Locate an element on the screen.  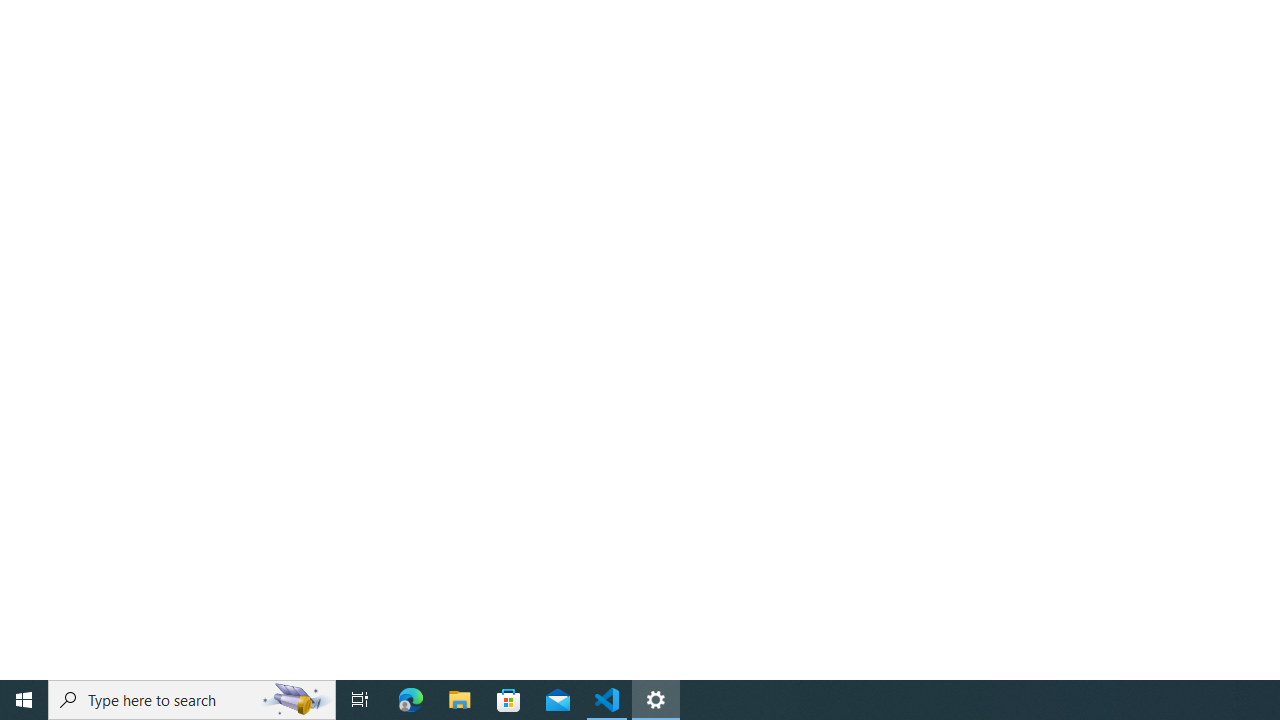
'Type here to search' is located at coordinates (192, 698).